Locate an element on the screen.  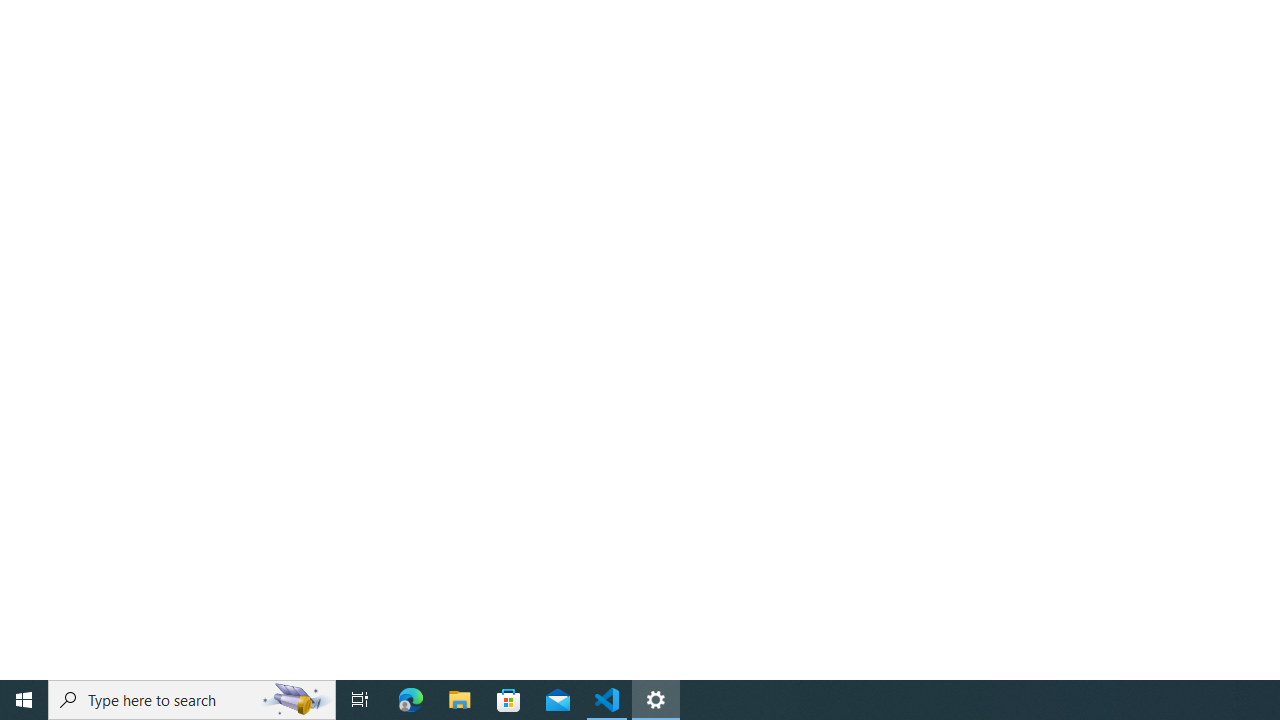
'Type here to search' is located at coordinates (192, 698).